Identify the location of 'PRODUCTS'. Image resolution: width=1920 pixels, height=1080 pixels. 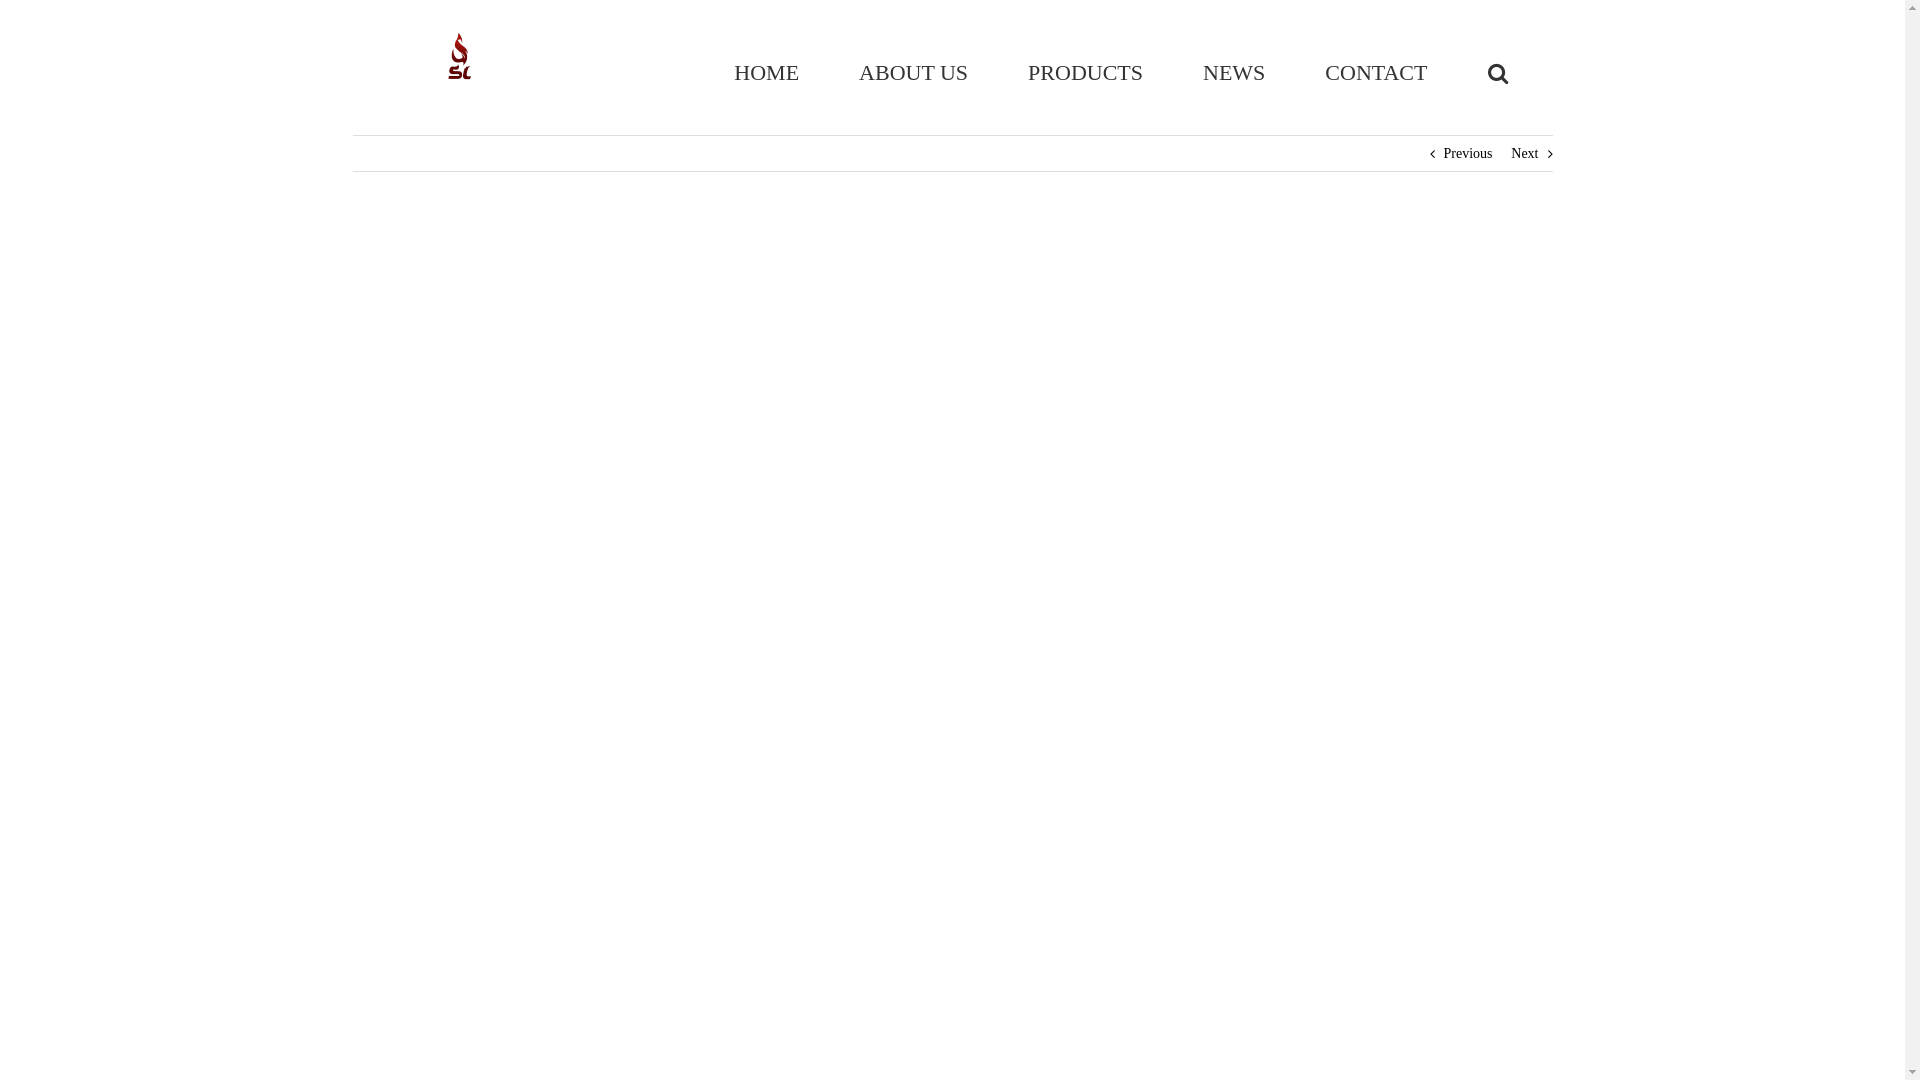
(1084, 72).